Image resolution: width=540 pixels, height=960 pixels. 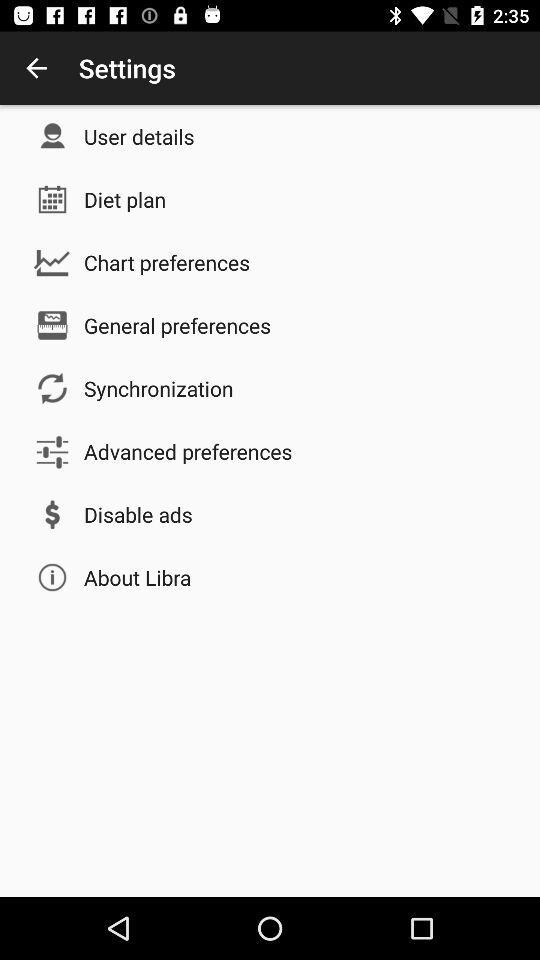 I want to click on item below disable ads item, so click(x=136, y=577).